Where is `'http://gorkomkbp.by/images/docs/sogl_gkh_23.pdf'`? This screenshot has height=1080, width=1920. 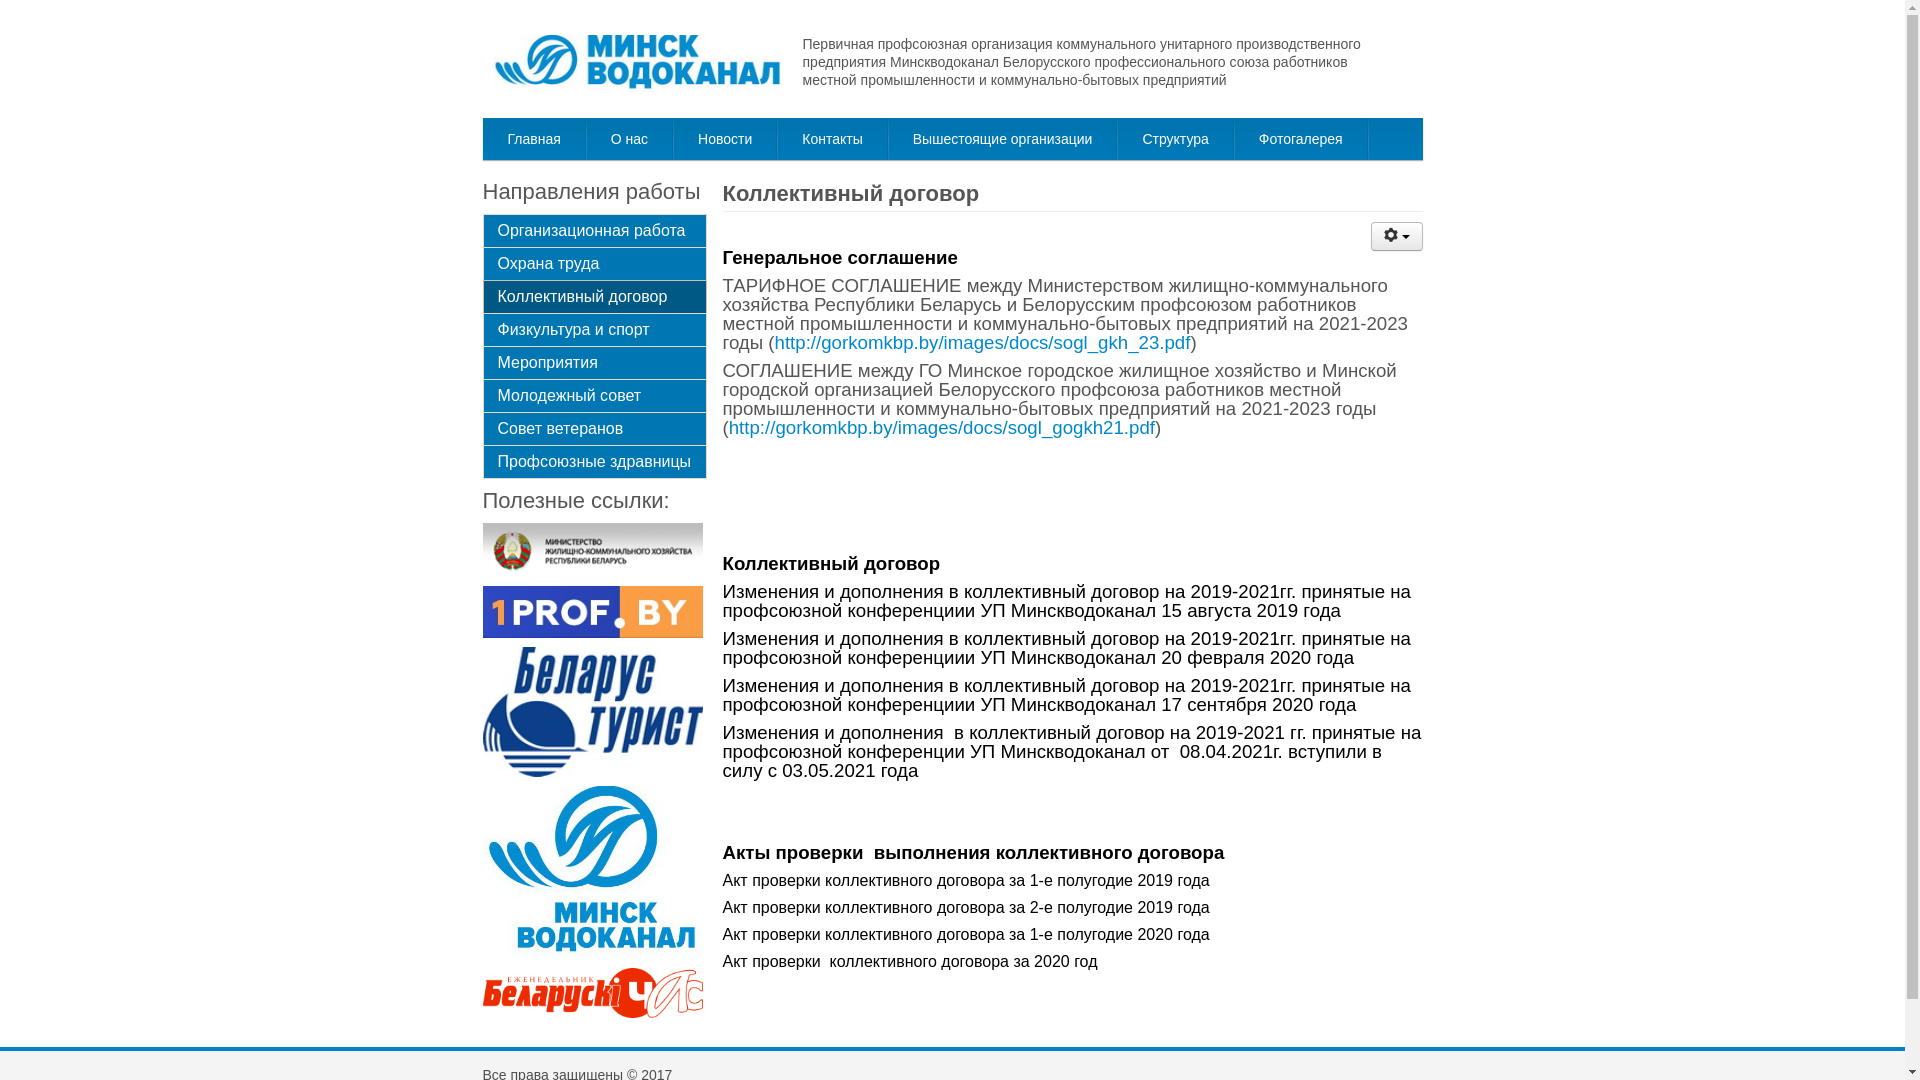 'http://gorkomkbp.by/images/docs/sogl_gkh_23.pdf' is located at coordinates (983, 341).